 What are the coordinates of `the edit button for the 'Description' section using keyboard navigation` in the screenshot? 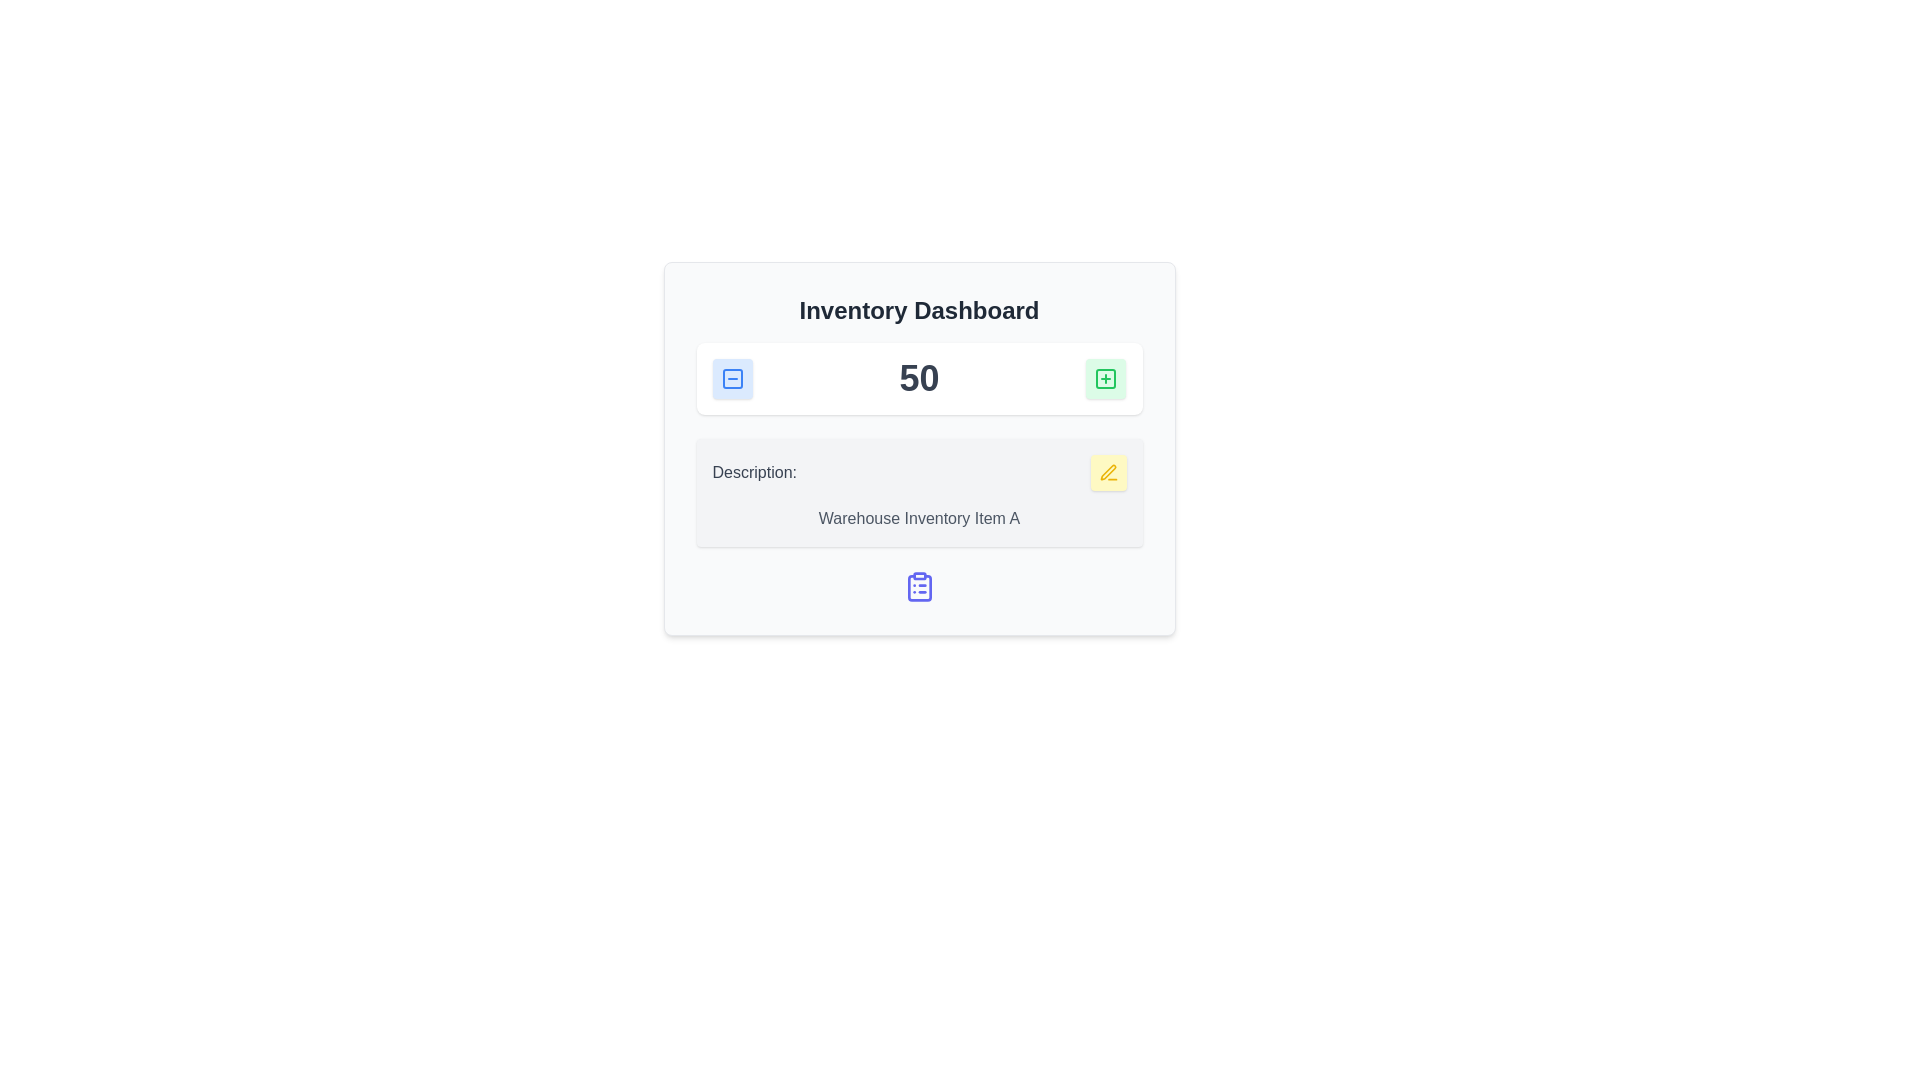 It's located at (1107, 473).